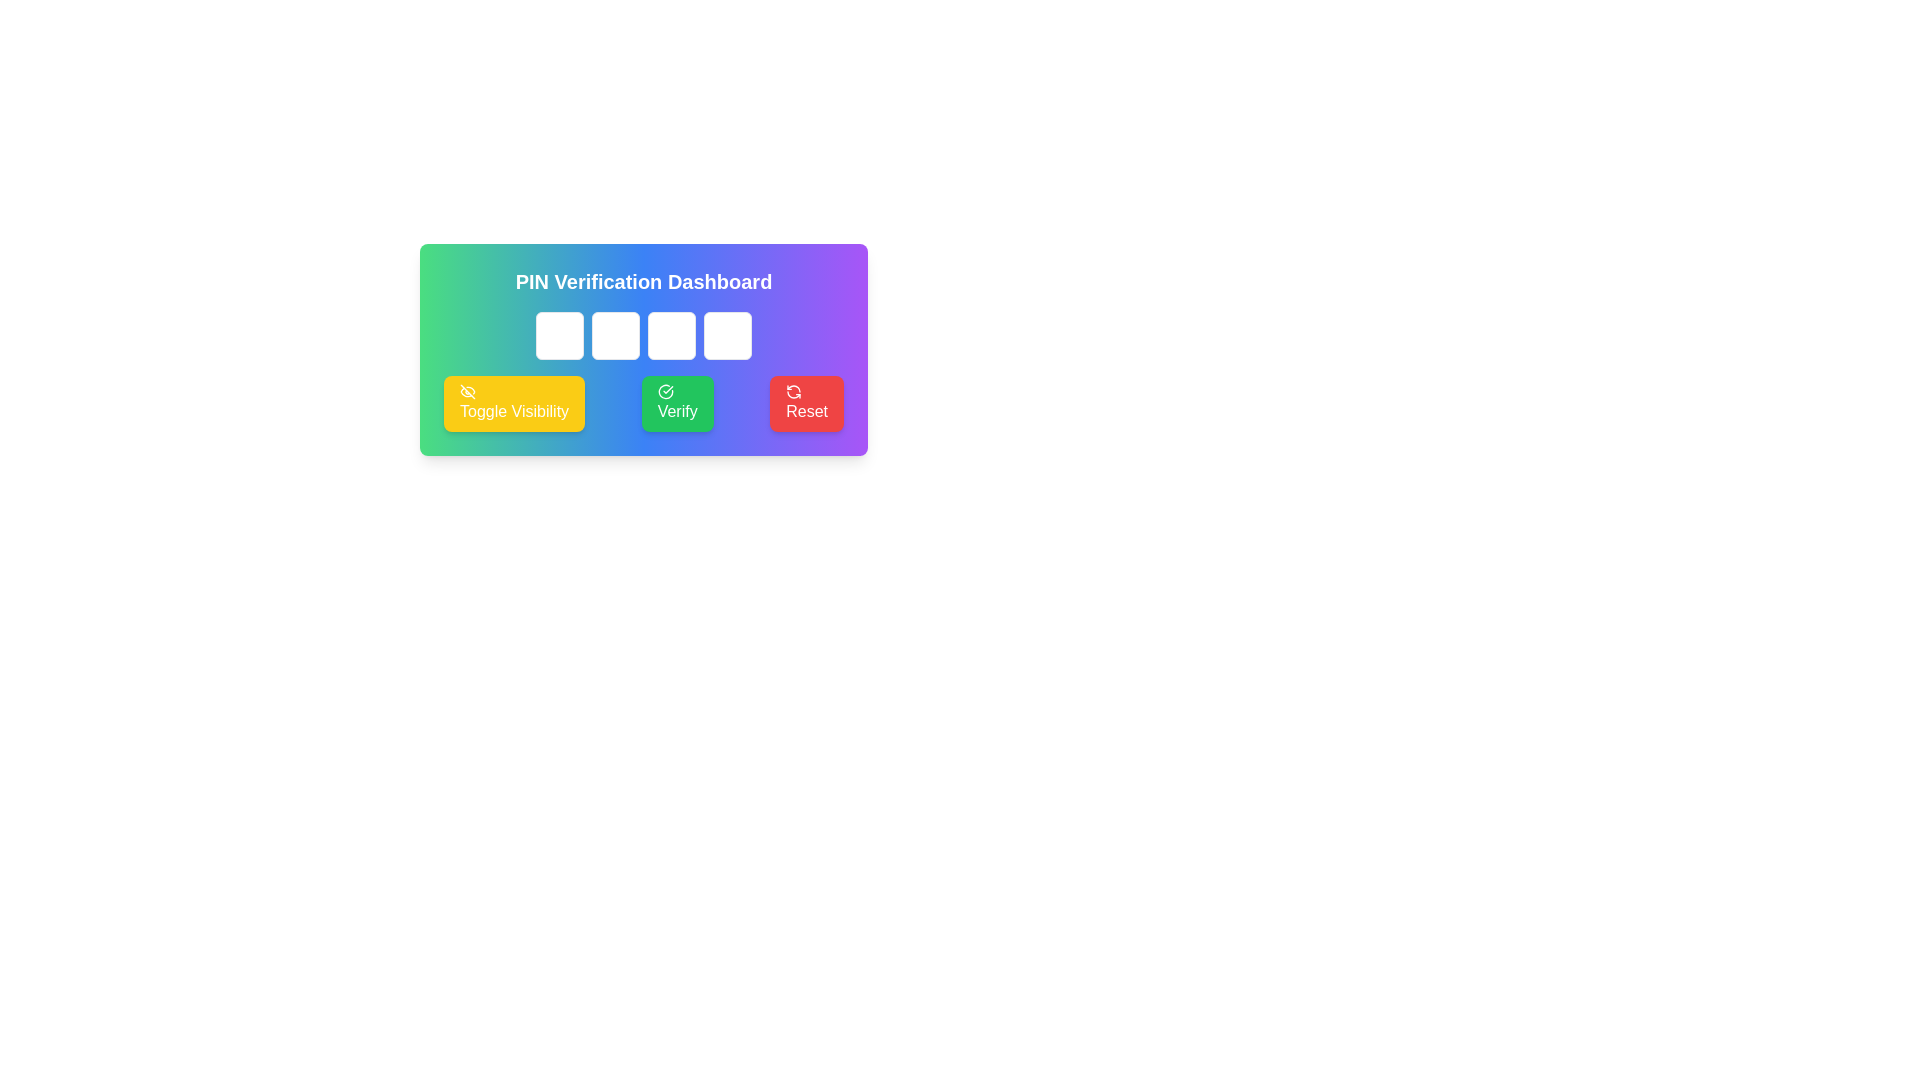 Image resolution: width=1920 pixels, height=1080 pixels. What do you see at coordinates (643, 349) in the screenshot?
I see `any of the four white rectangular input boxes in the 'PIN Verification Dashboard'` at bounding box center [643, 349].